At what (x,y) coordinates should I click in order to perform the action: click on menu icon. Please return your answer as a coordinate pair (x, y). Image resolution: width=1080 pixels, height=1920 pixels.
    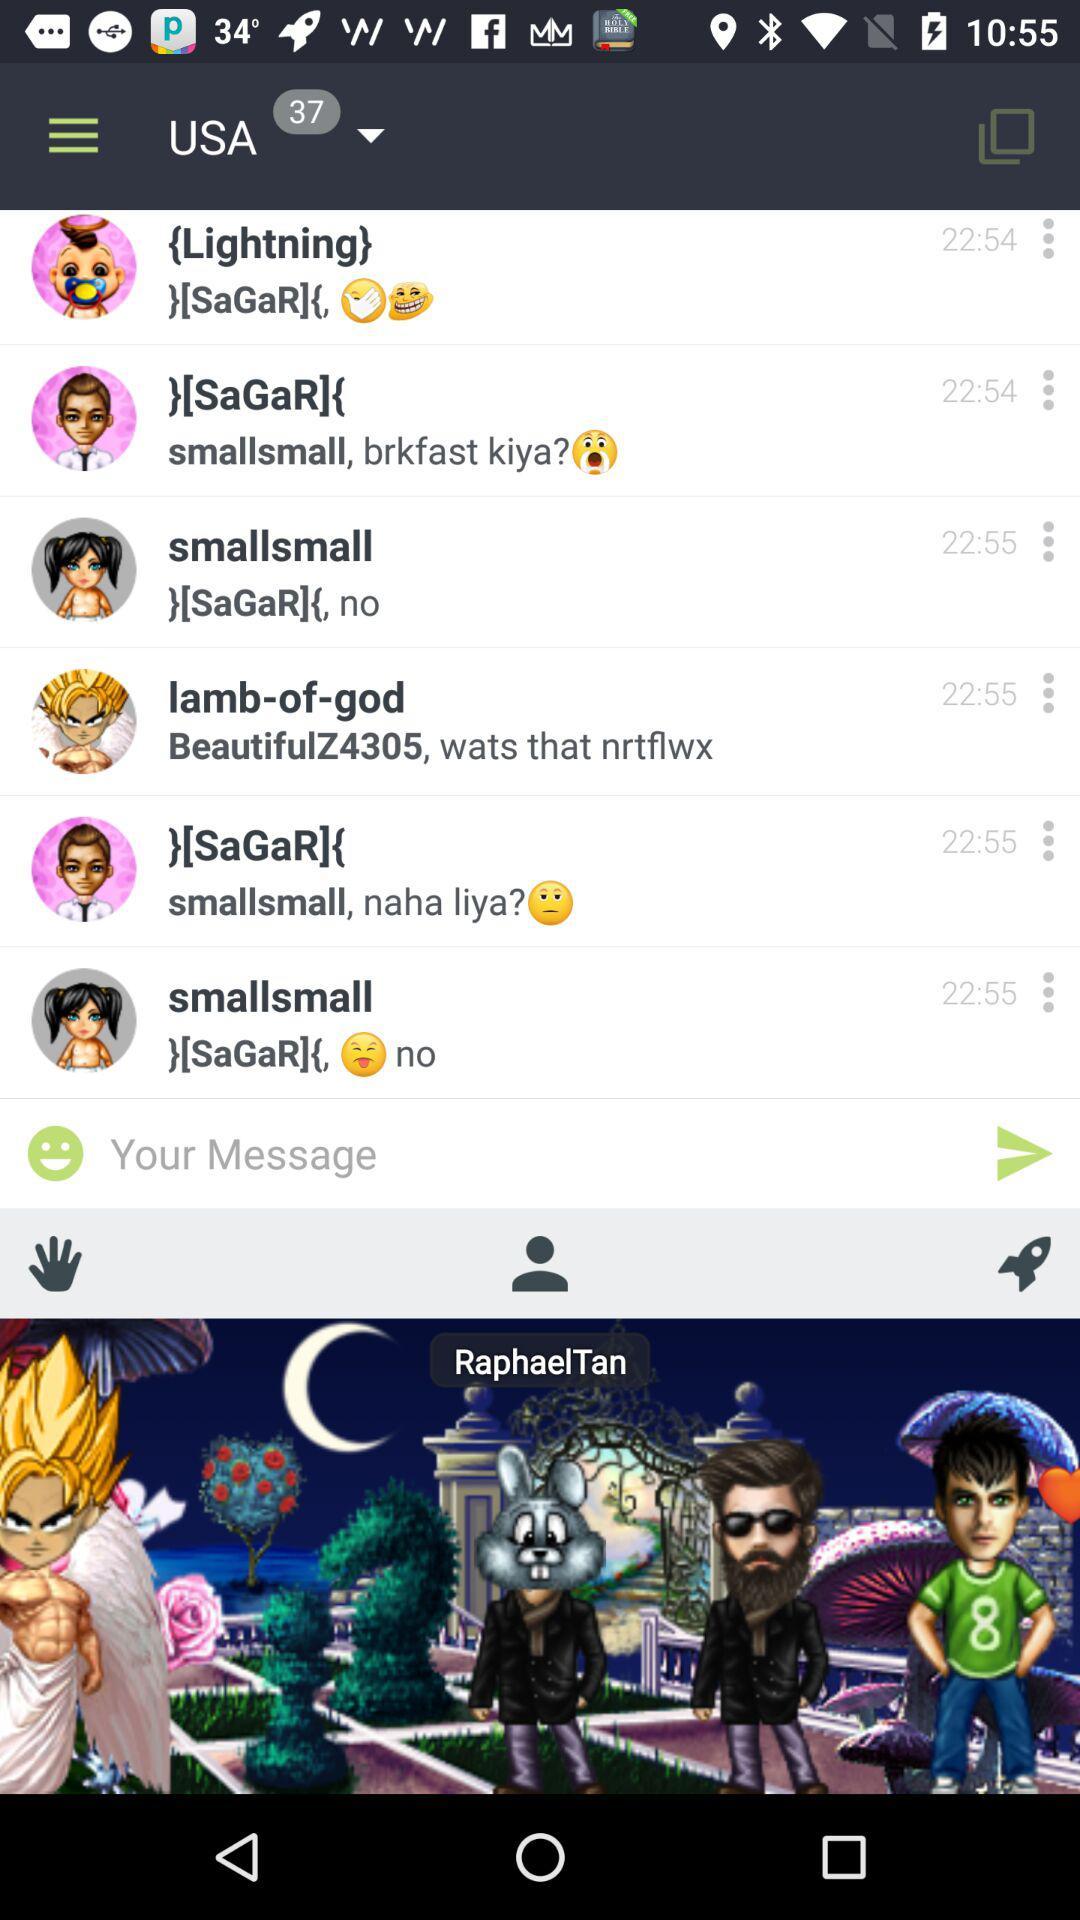
    Looking at the image, I should click on (1047, 541).